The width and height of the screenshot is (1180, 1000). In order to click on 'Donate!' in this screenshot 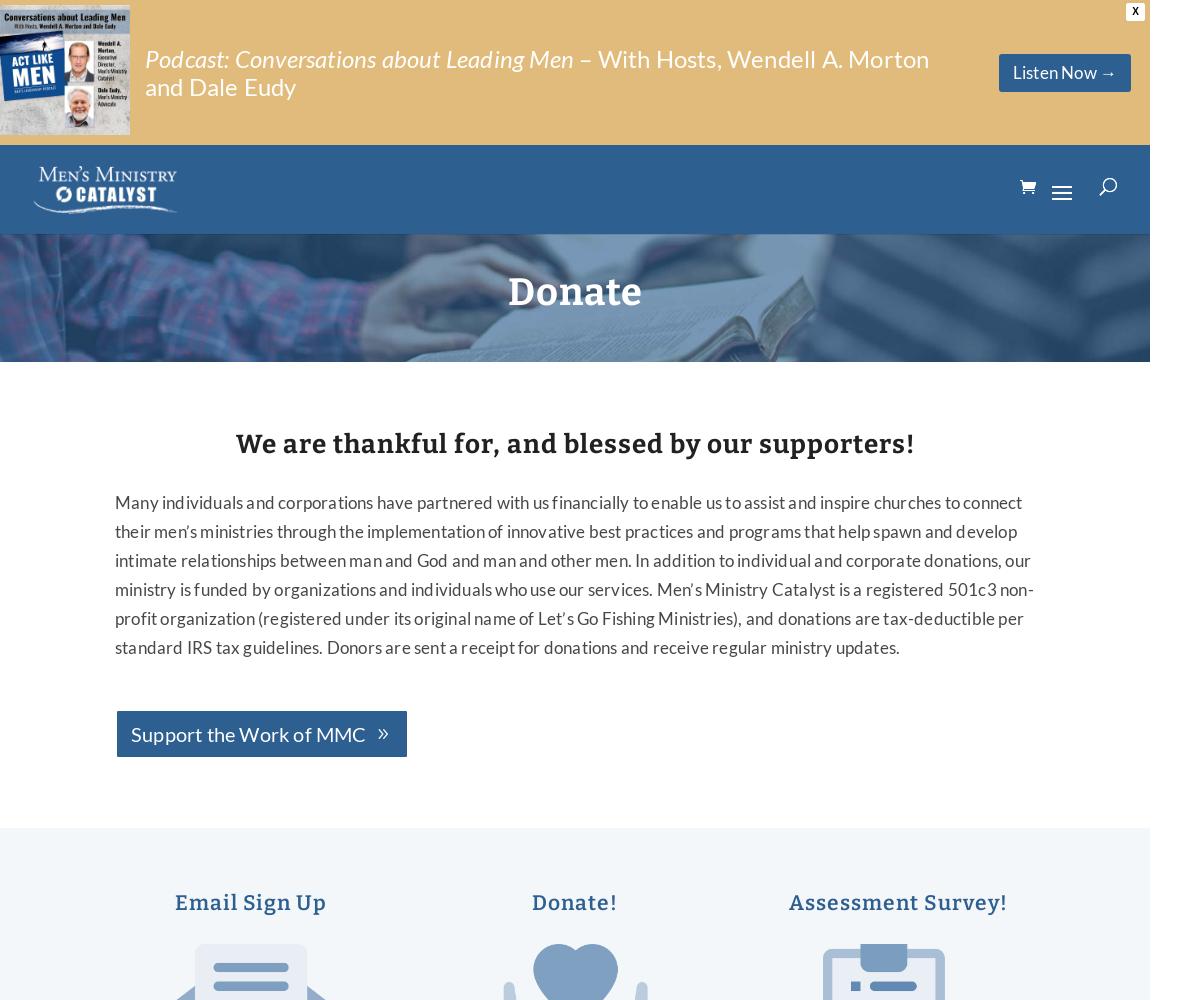, I will do `click(573, 902)`.